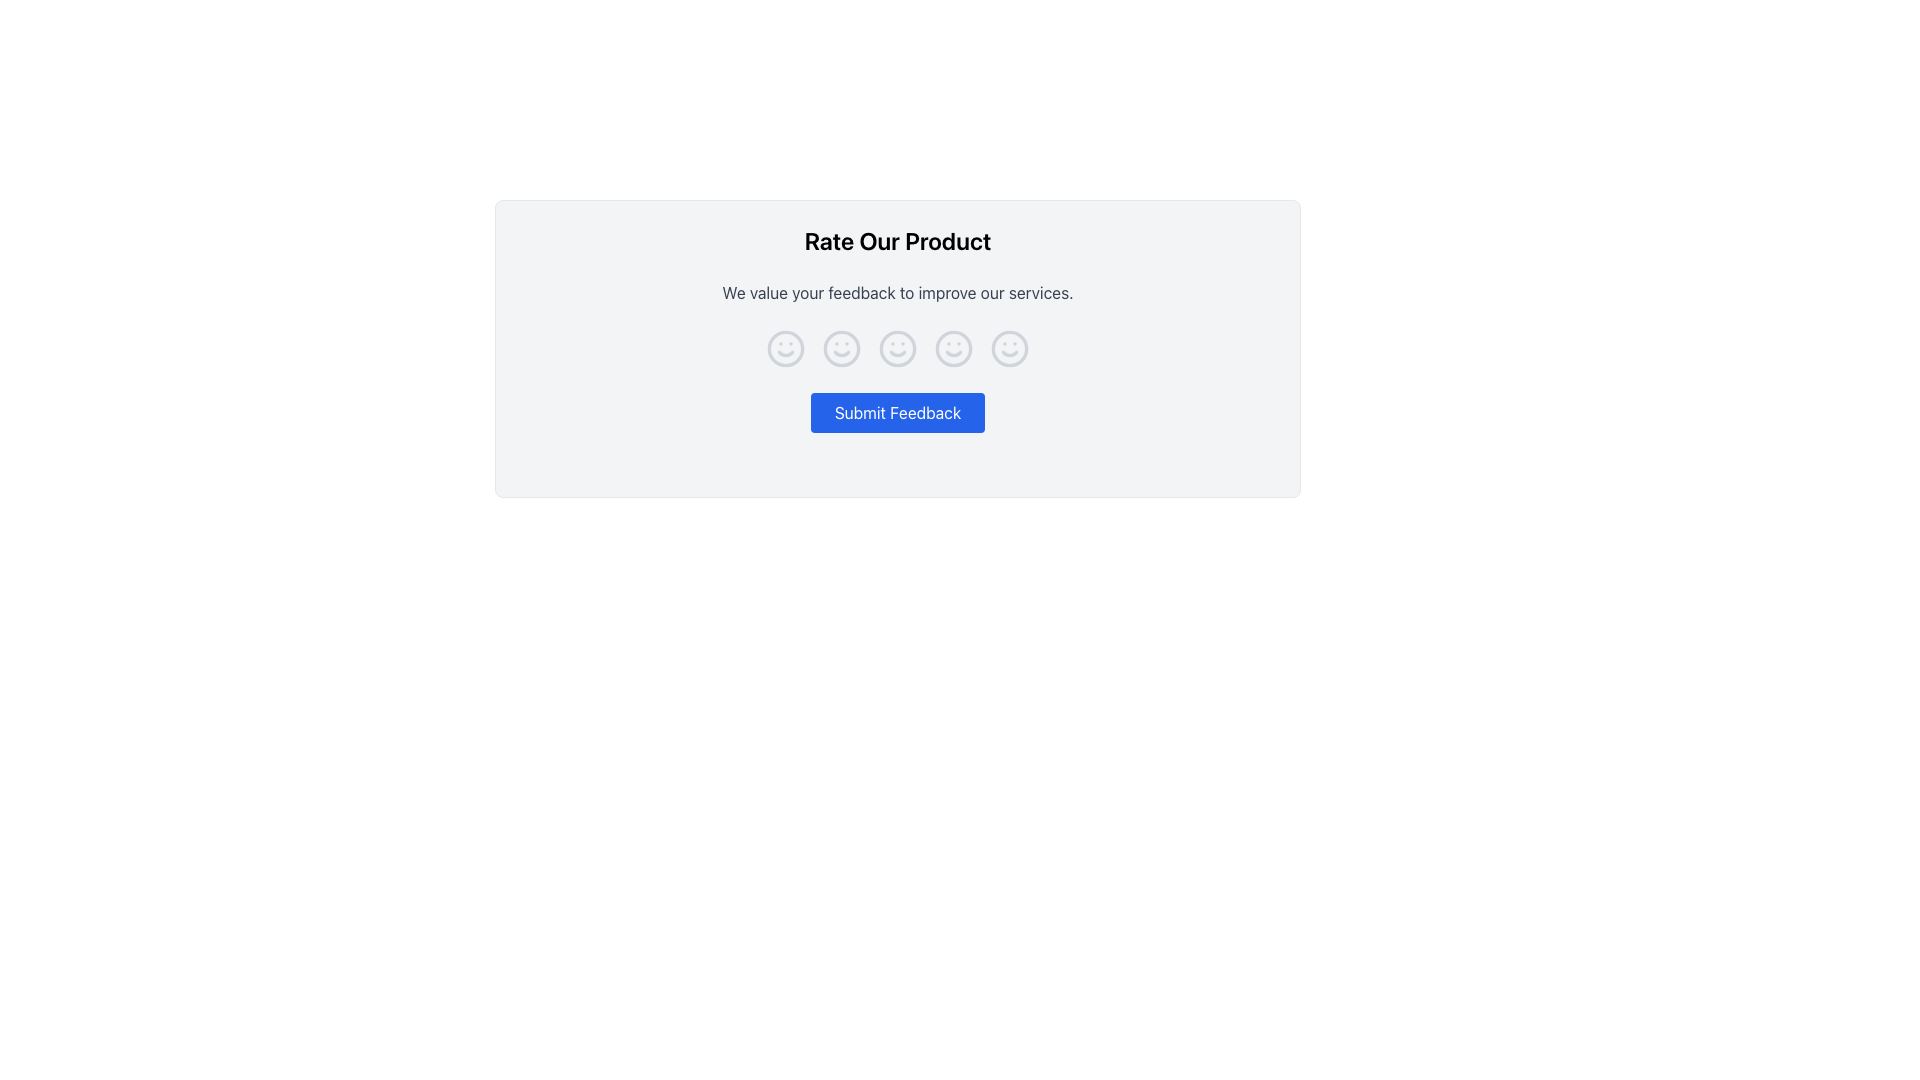 This screenshot has width=1920, height=1080. Describe the element at coordinates (896, 293) in the screenshot. I see `the static text element that reads 'We value your feedback to improve our services.' which is styled in gray and located within the feedback form, positioned between the heading 'Rate Our Product' and the feedback icons` at that location.